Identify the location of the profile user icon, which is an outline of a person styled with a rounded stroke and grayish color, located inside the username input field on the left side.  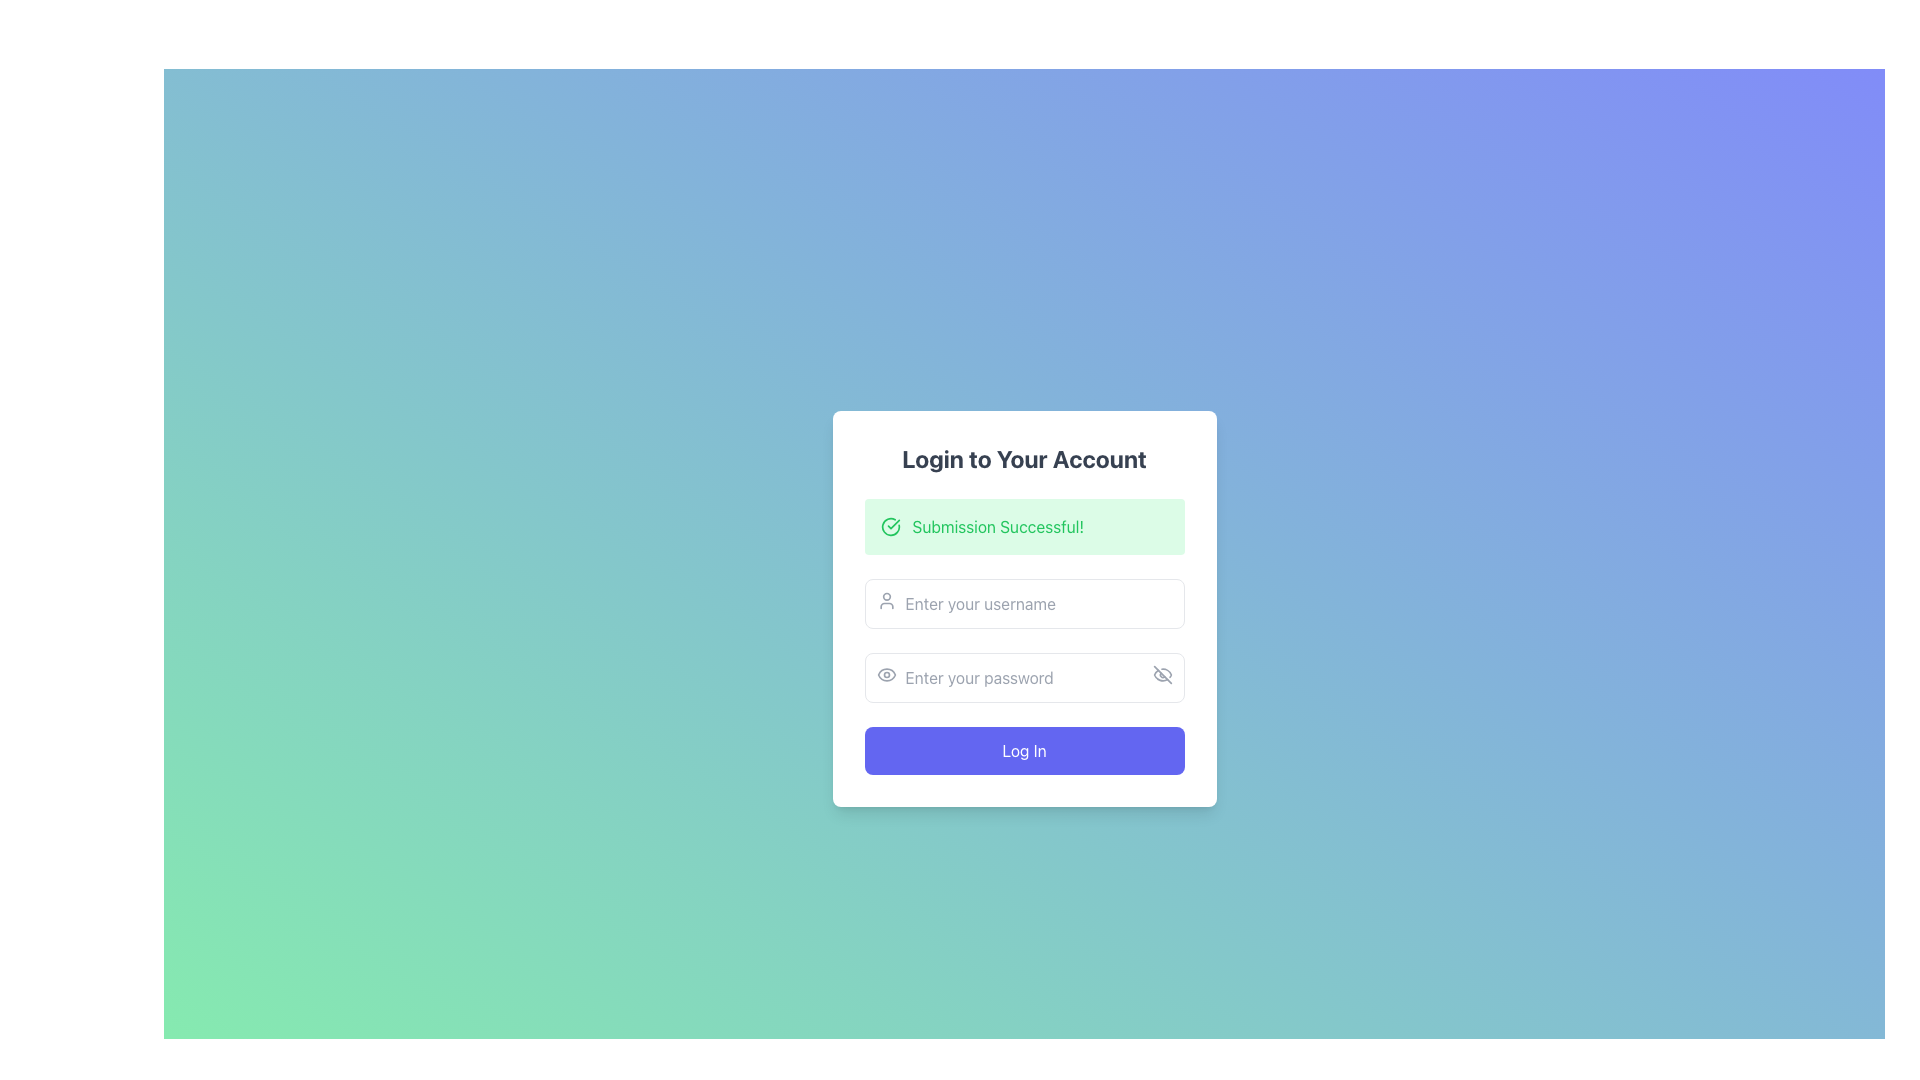
(885, 600).